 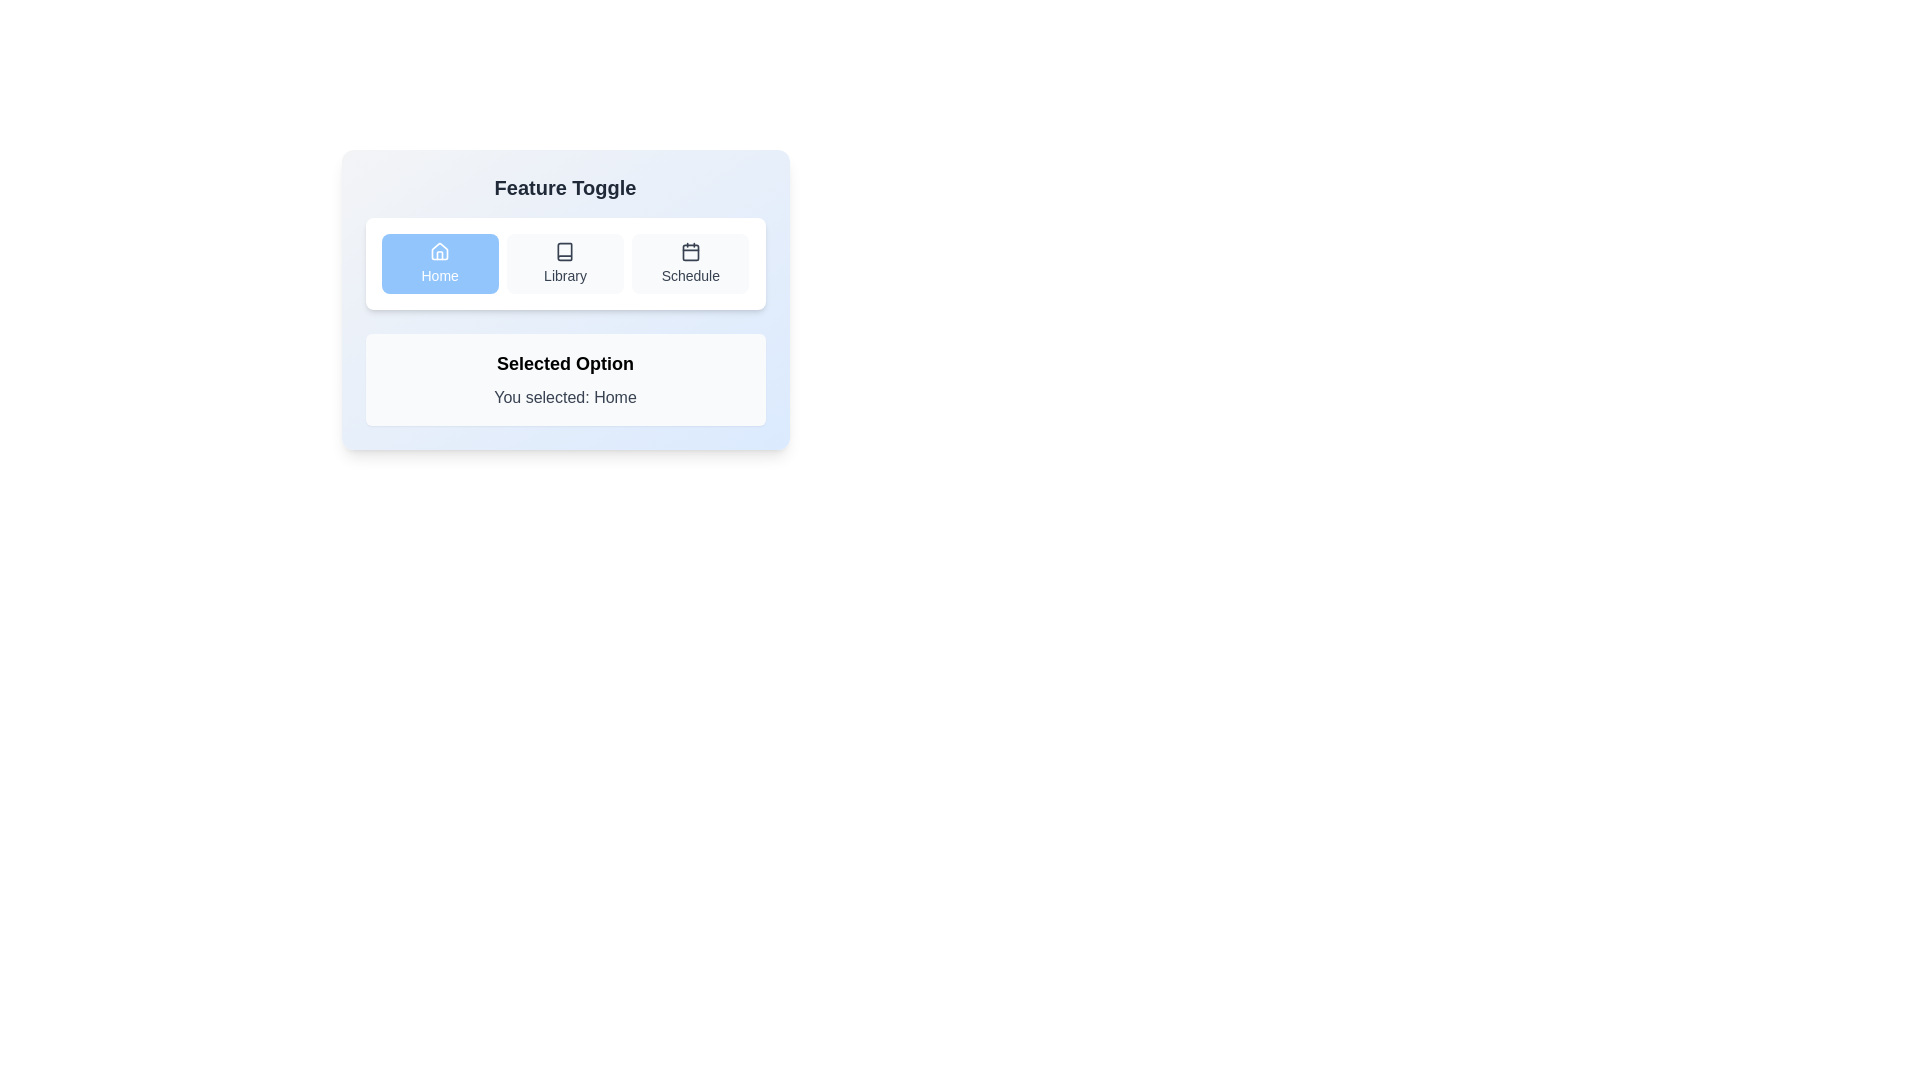 I want to click on the 'Home' button icon, which is located in the top-left corner of a horizontal button group, visually representing the homepage functionality, so click(x=439, y=250).